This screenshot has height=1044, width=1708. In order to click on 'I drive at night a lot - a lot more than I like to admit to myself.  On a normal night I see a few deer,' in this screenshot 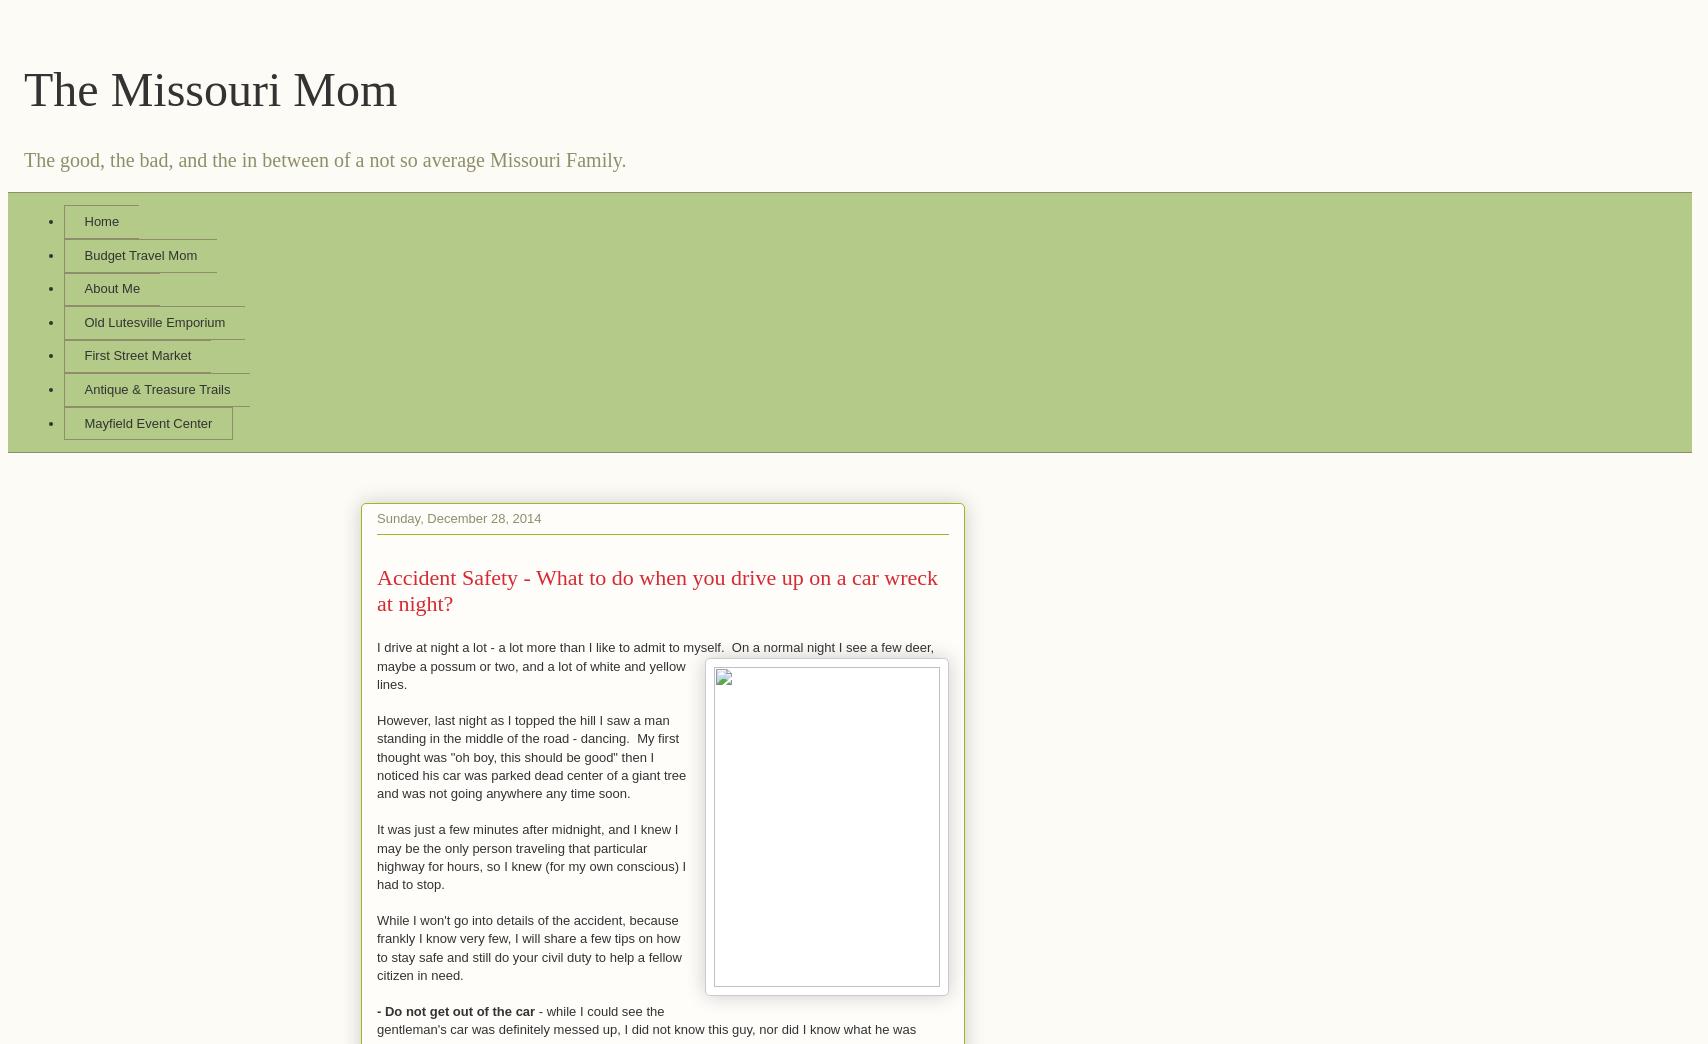, I will do `click(655, 647)`.